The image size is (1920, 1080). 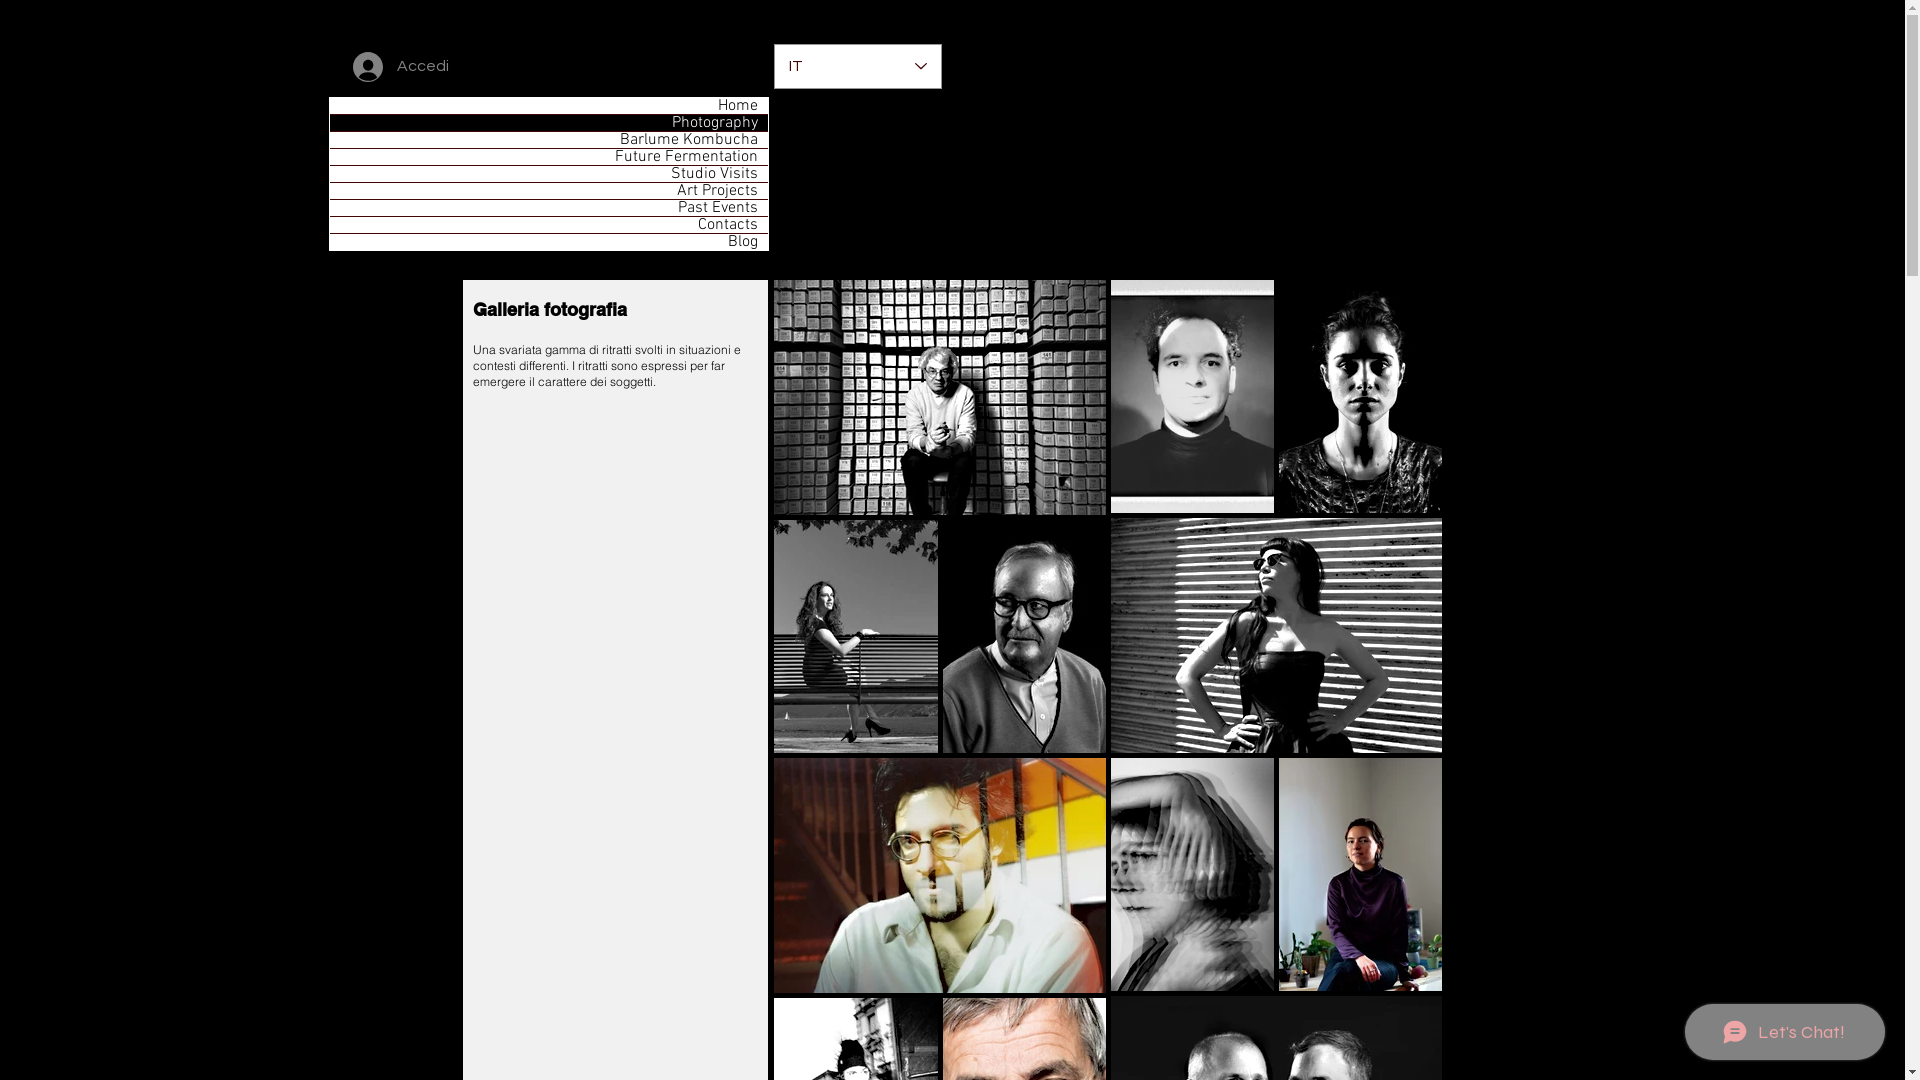 What do you see at coordinates (548, 172) in the screenshot?
I see `'Studio Visits'` at bounding box center [548, 172].